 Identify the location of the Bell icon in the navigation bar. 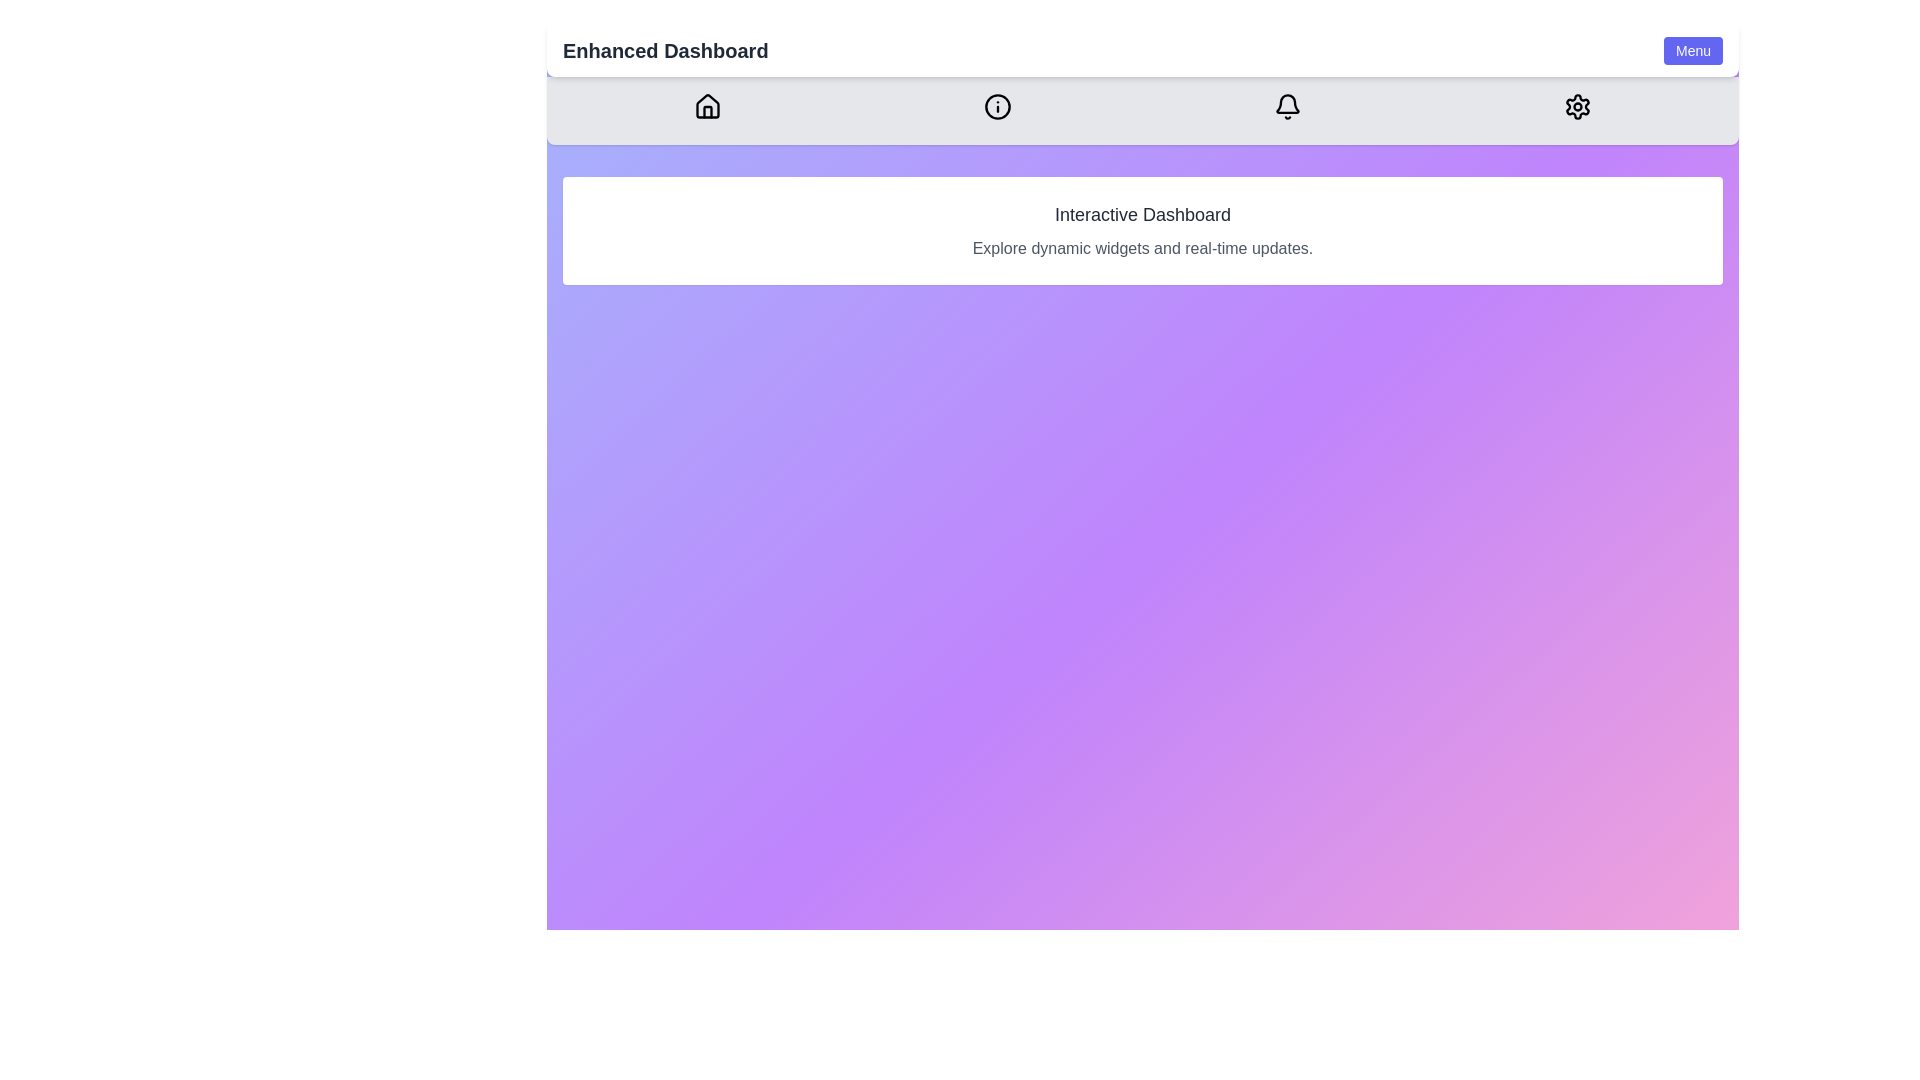
(1287, 107).